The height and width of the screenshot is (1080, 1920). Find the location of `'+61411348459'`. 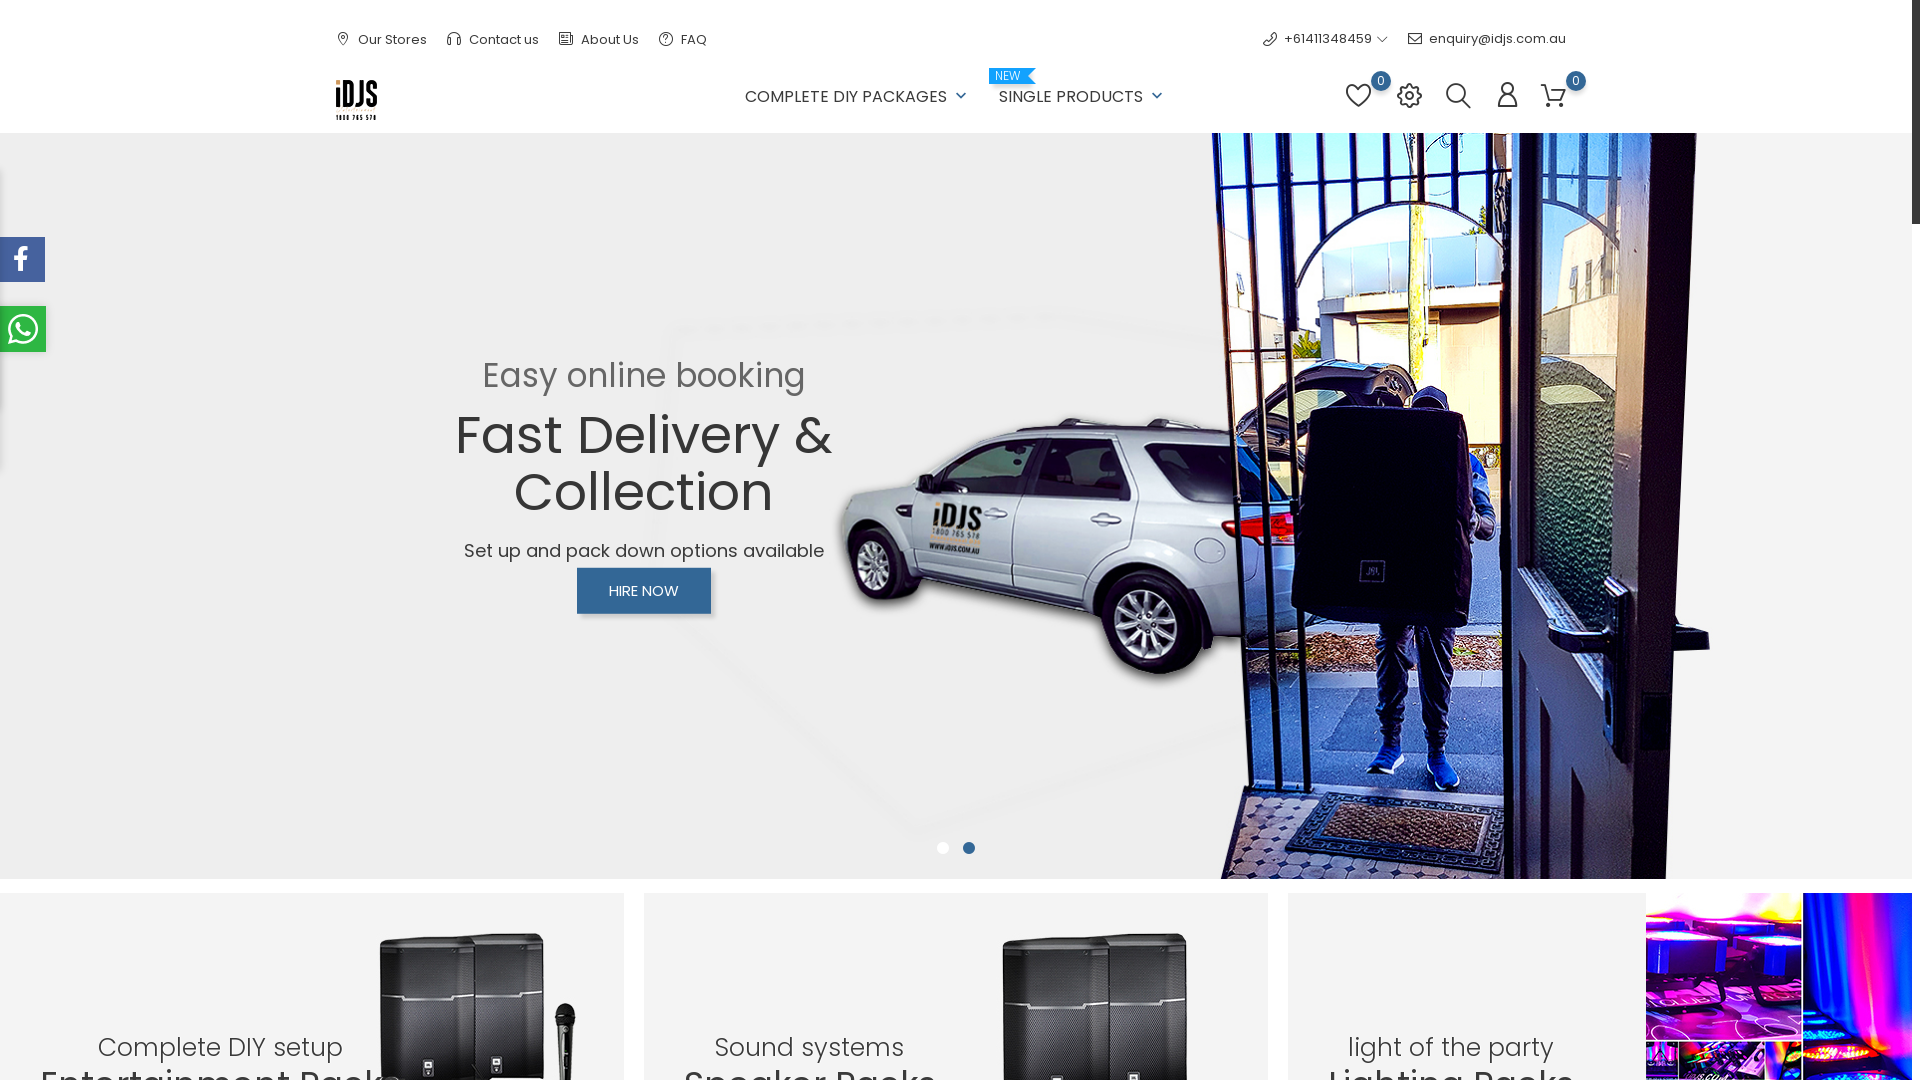

'+61411348459' is located at coordinates (1317, 38).